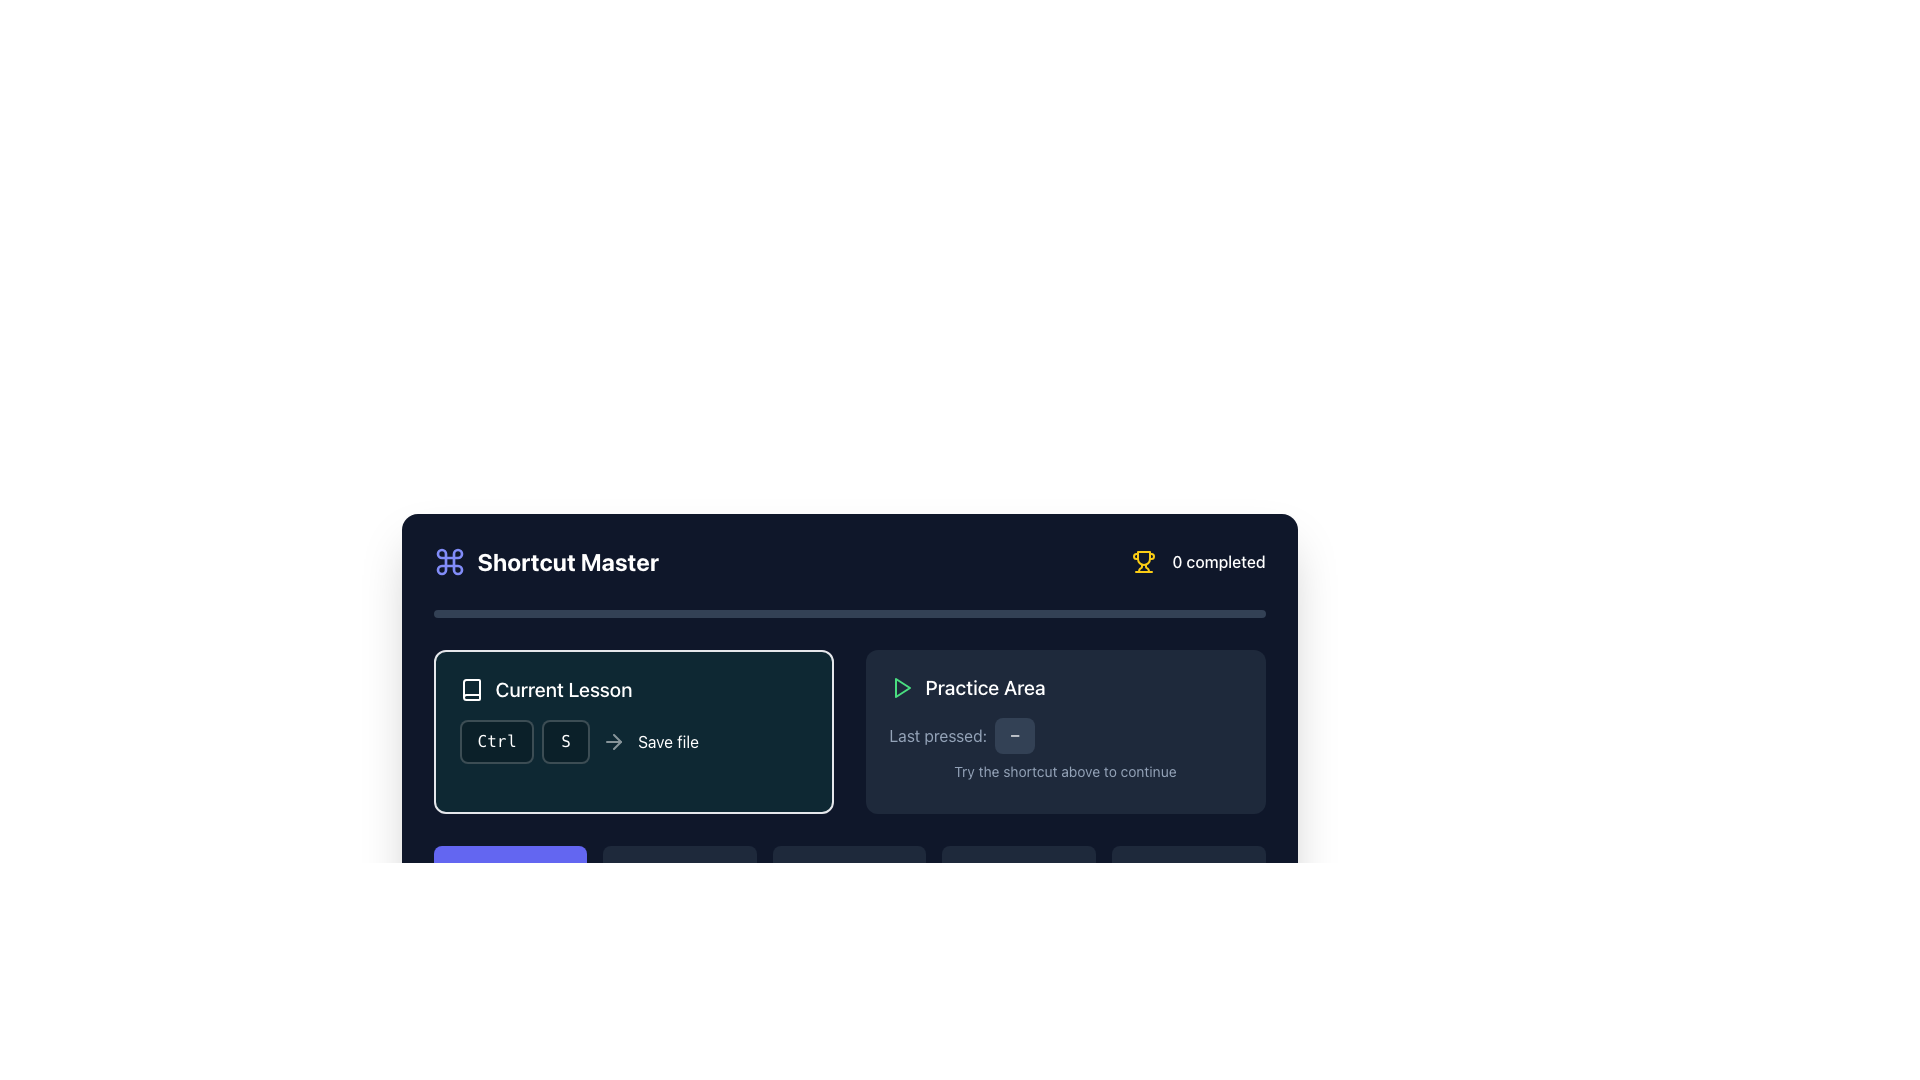 The width and height of the screenshot is (1920, 1080). What do you see at coordinates (448, 562) in the screenshot?
I see `the command control features of the indigo cross-like SVG icon located near the 'Shortcut Master' heading by clicking on it` at bounding box center [448, 562].